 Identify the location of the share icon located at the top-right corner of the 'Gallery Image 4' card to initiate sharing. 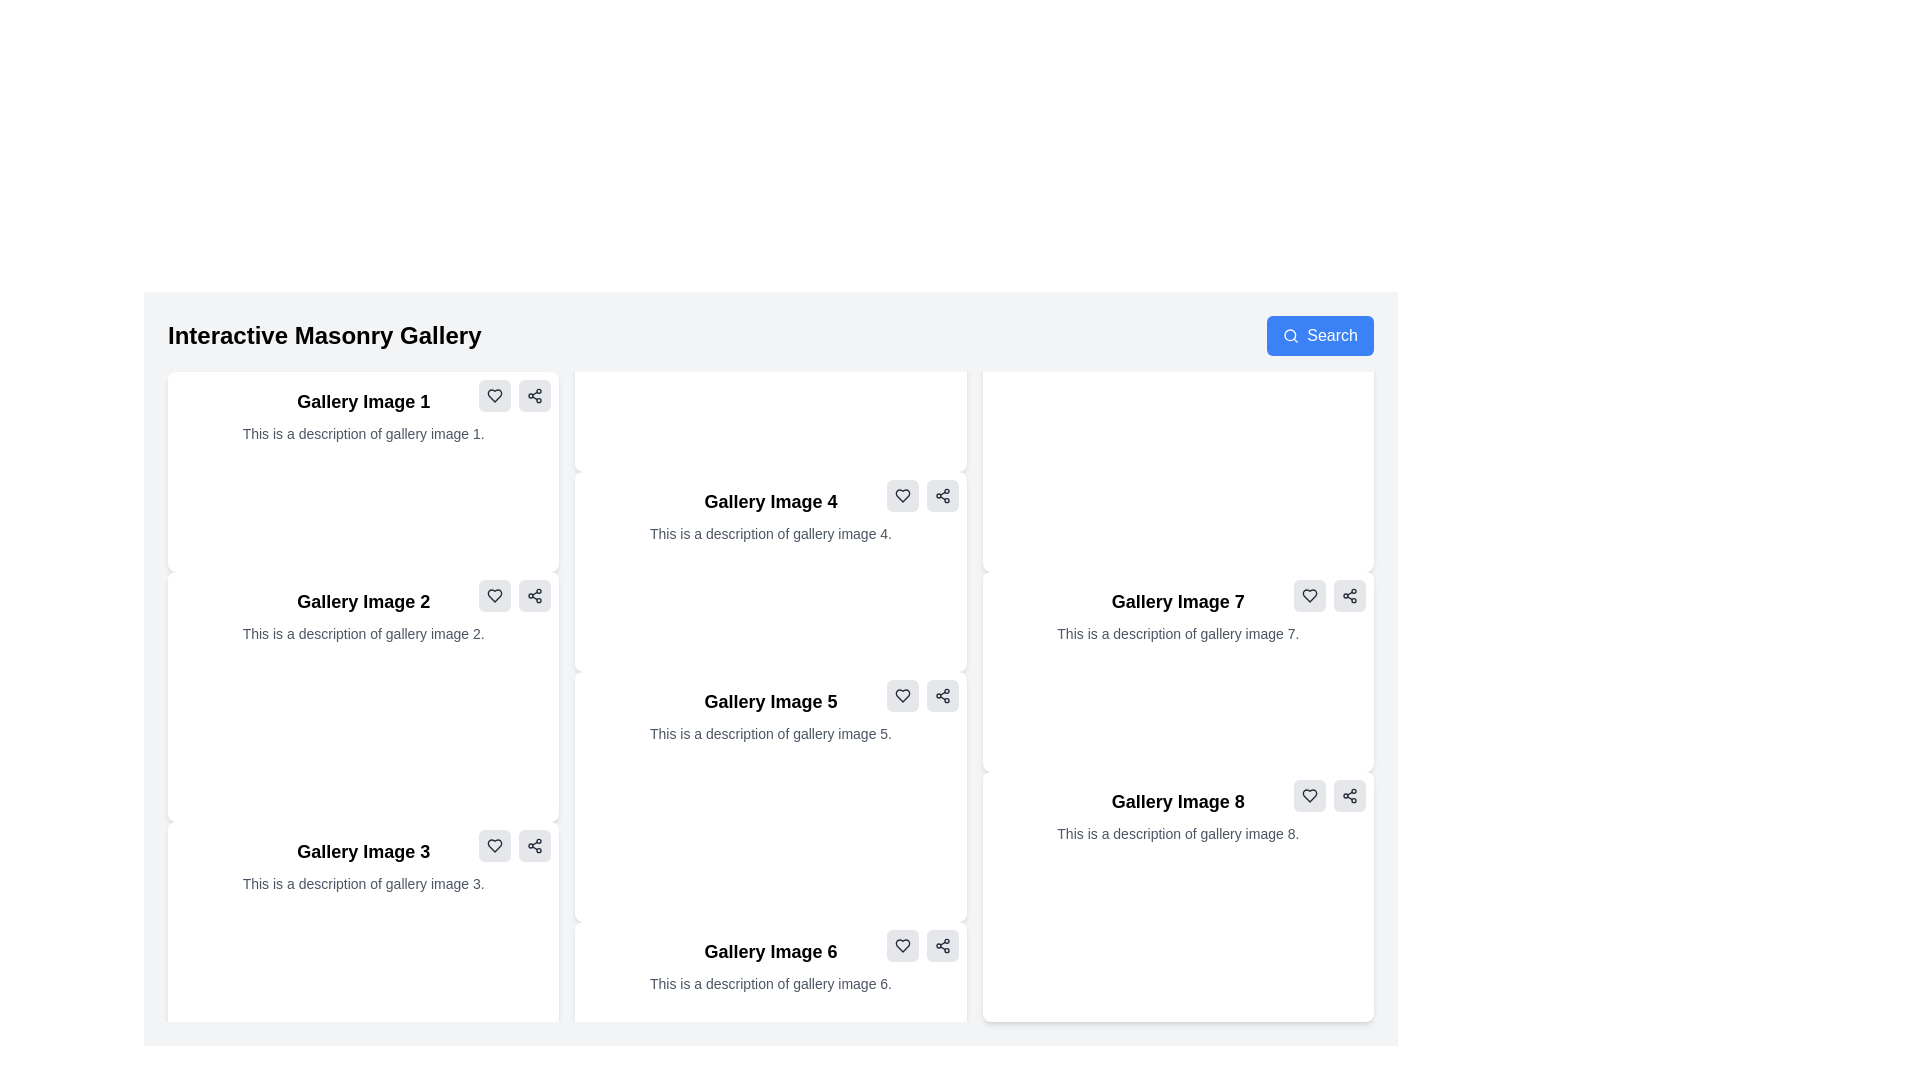
(941, 495).